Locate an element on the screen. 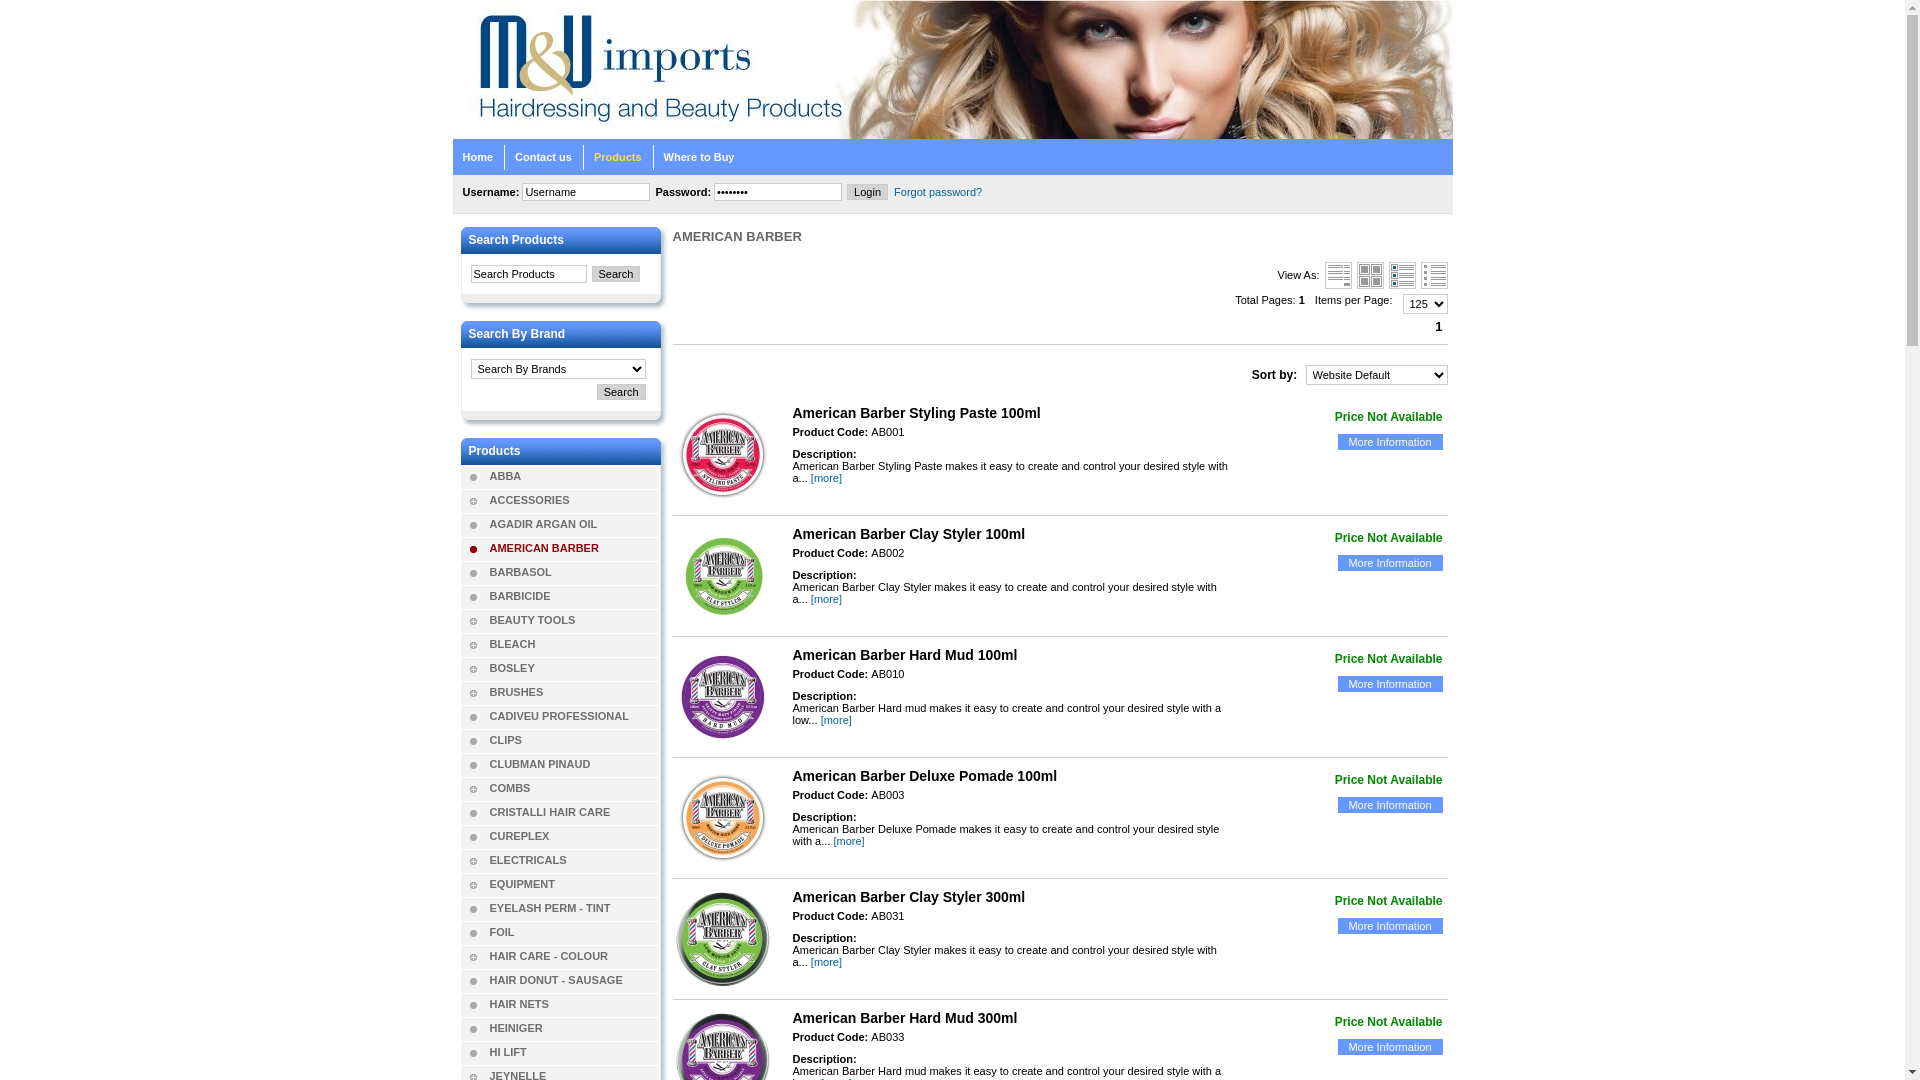 Image resolution: width=1920 pixels, height=1080 pixels. 'More Information' is located at coordinates (1389, 925).